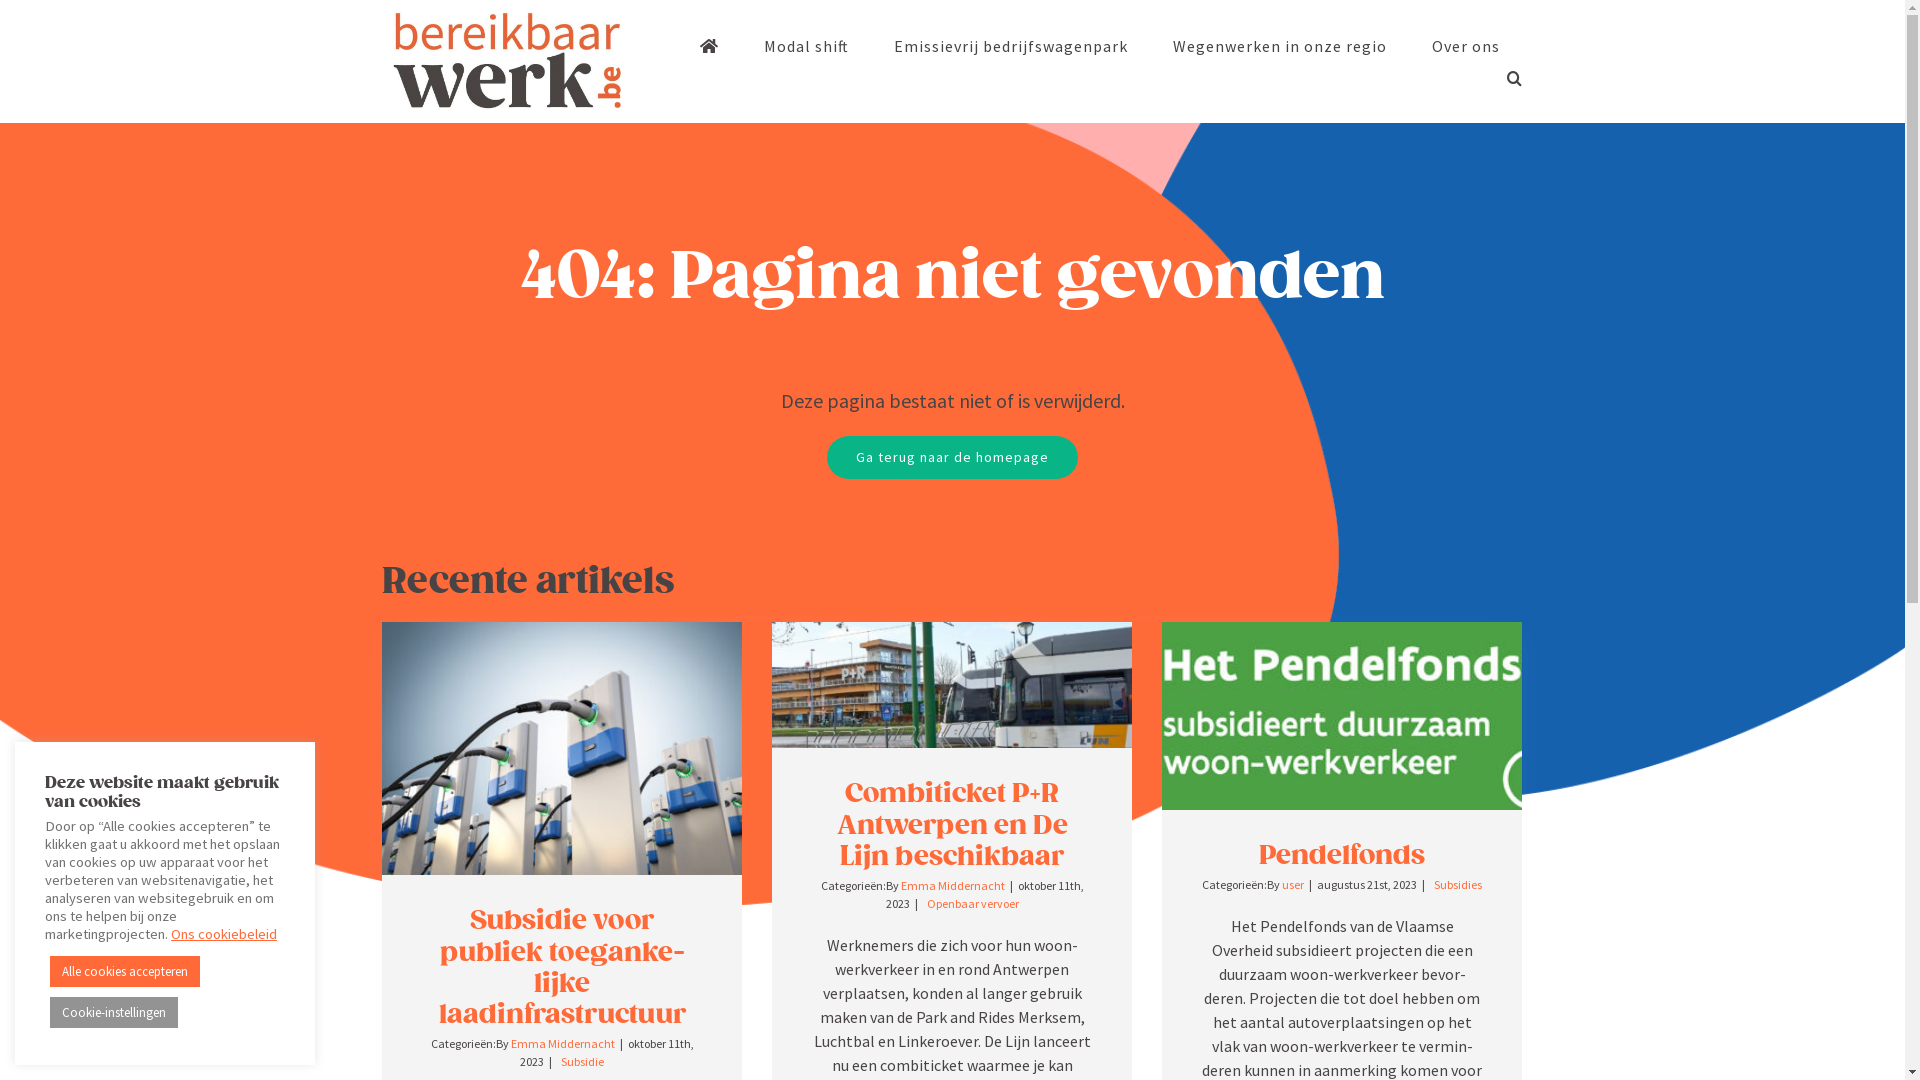  I want to click on 'Subsidie', so click(560, 1060).